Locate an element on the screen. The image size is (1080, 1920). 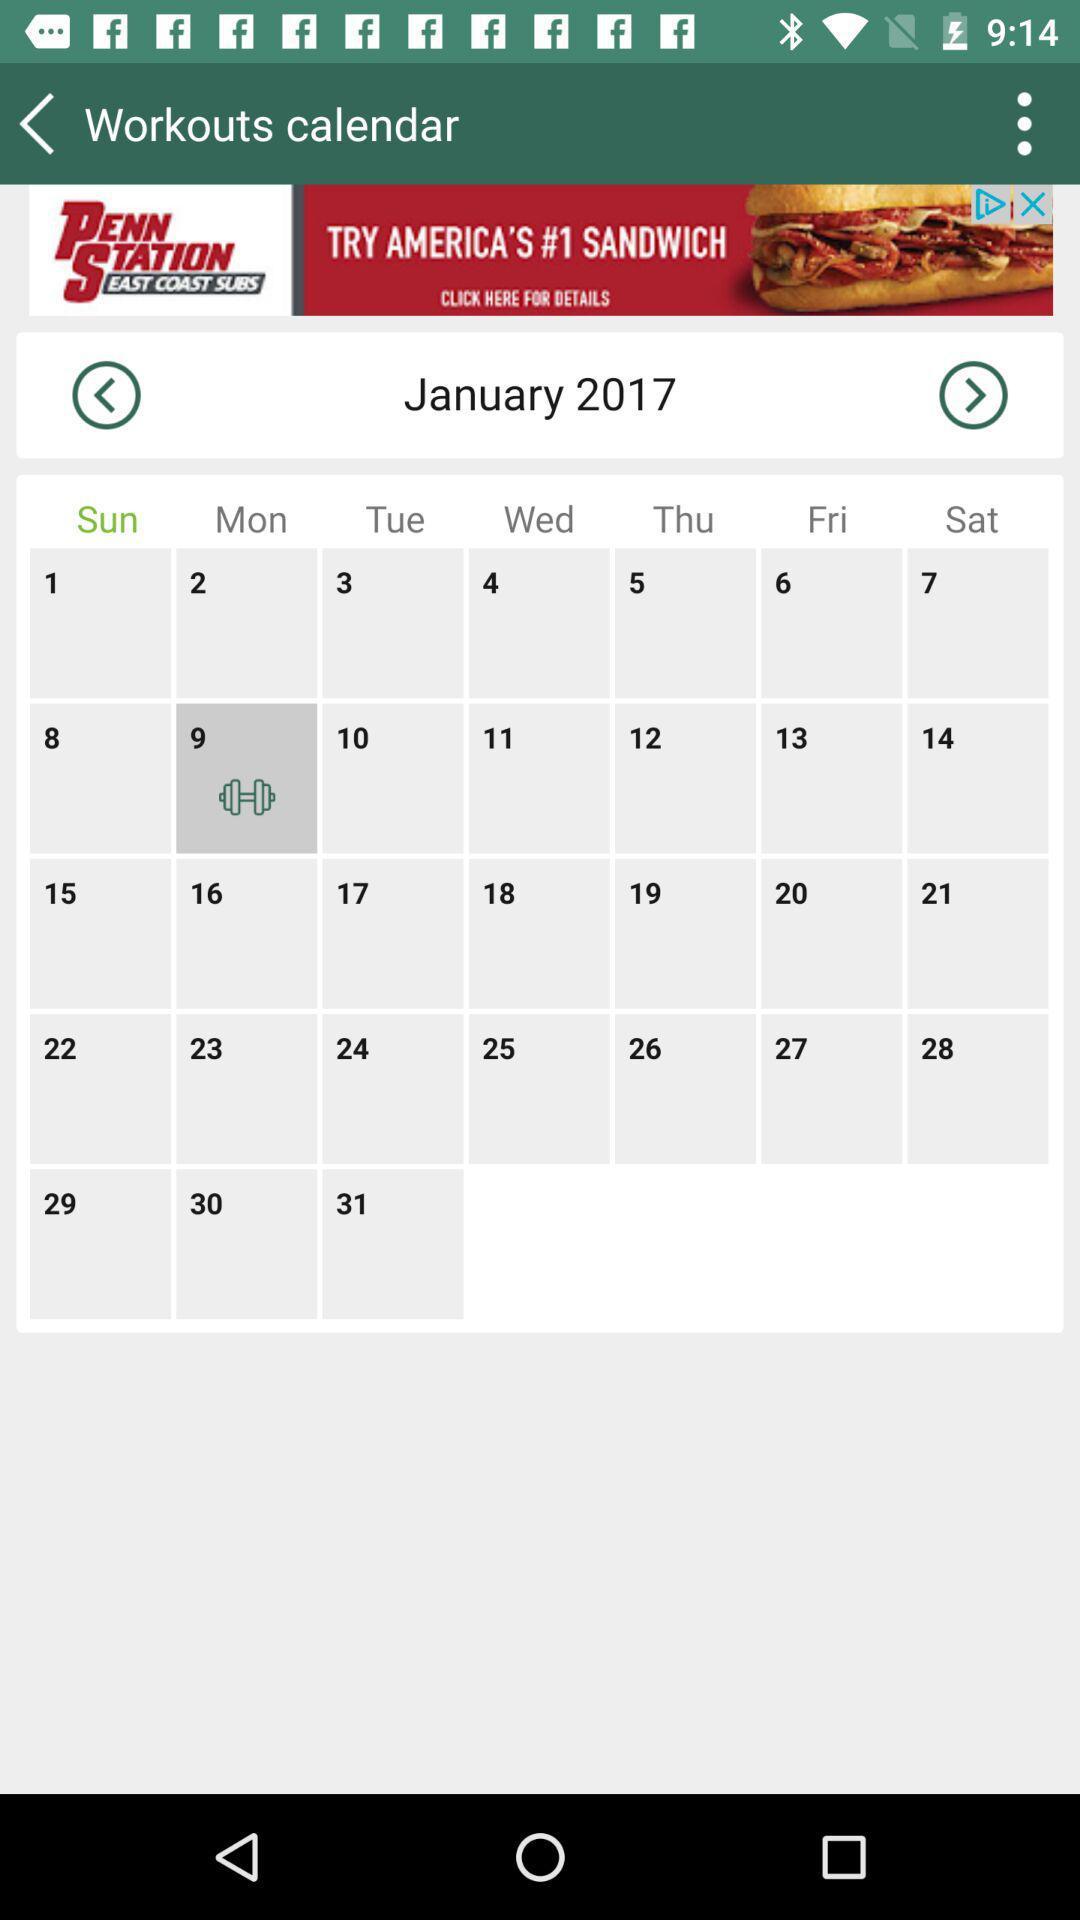
the advertisement is located at coordinates (540, 249).